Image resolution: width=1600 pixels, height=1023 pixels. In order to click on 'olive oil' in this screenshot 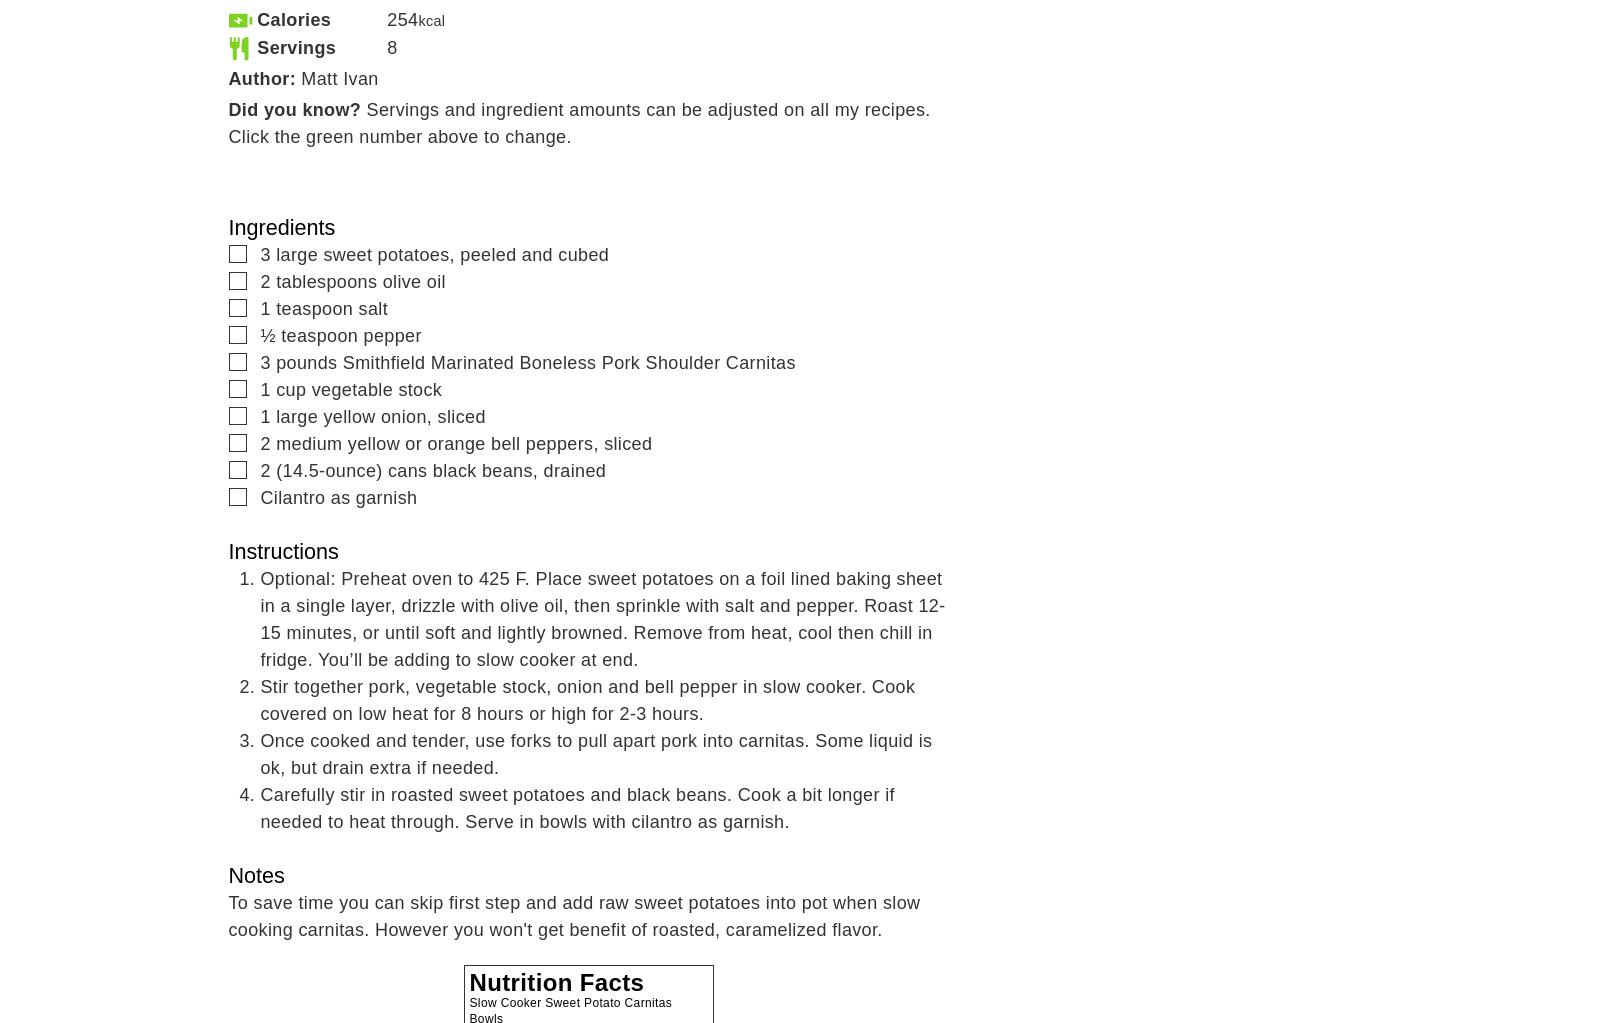, I will do `click(412, 281)`.